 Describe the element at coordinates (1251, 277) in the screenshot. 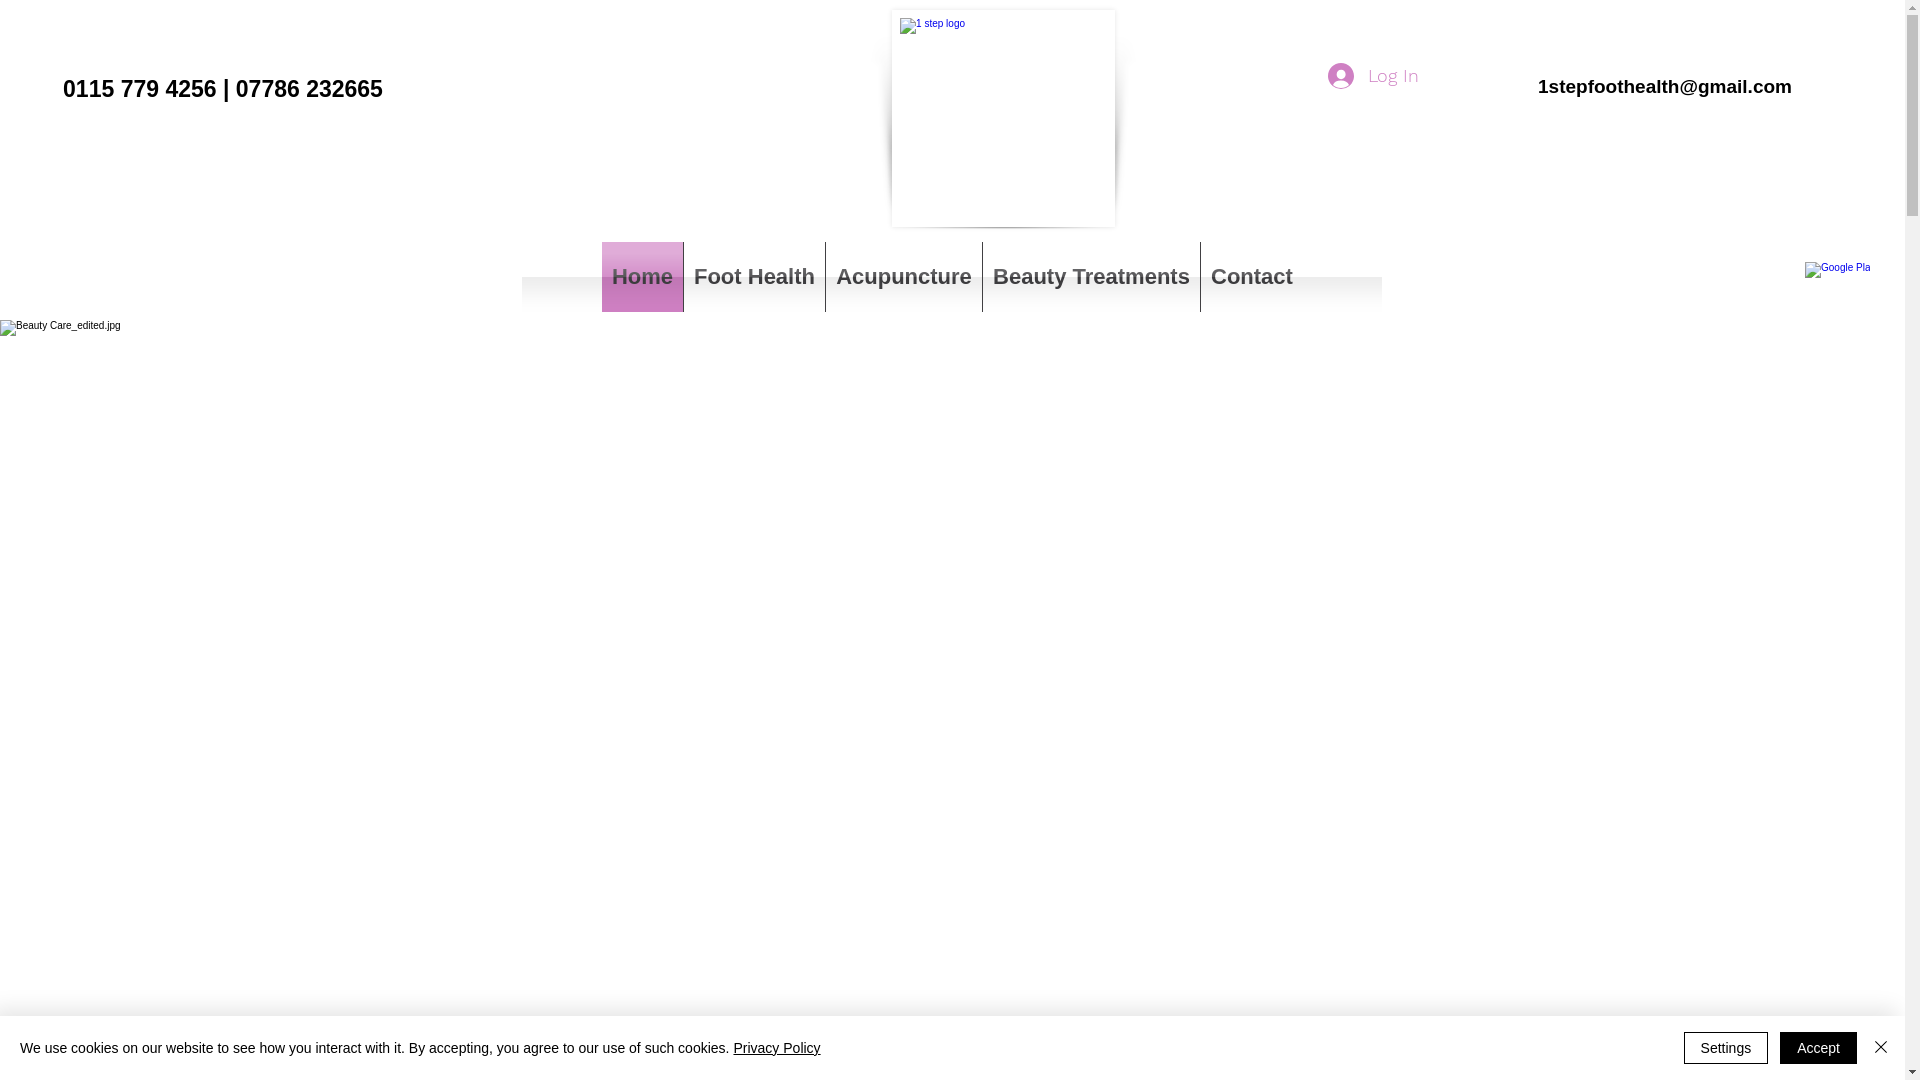

I see `'Contact'` at that location.